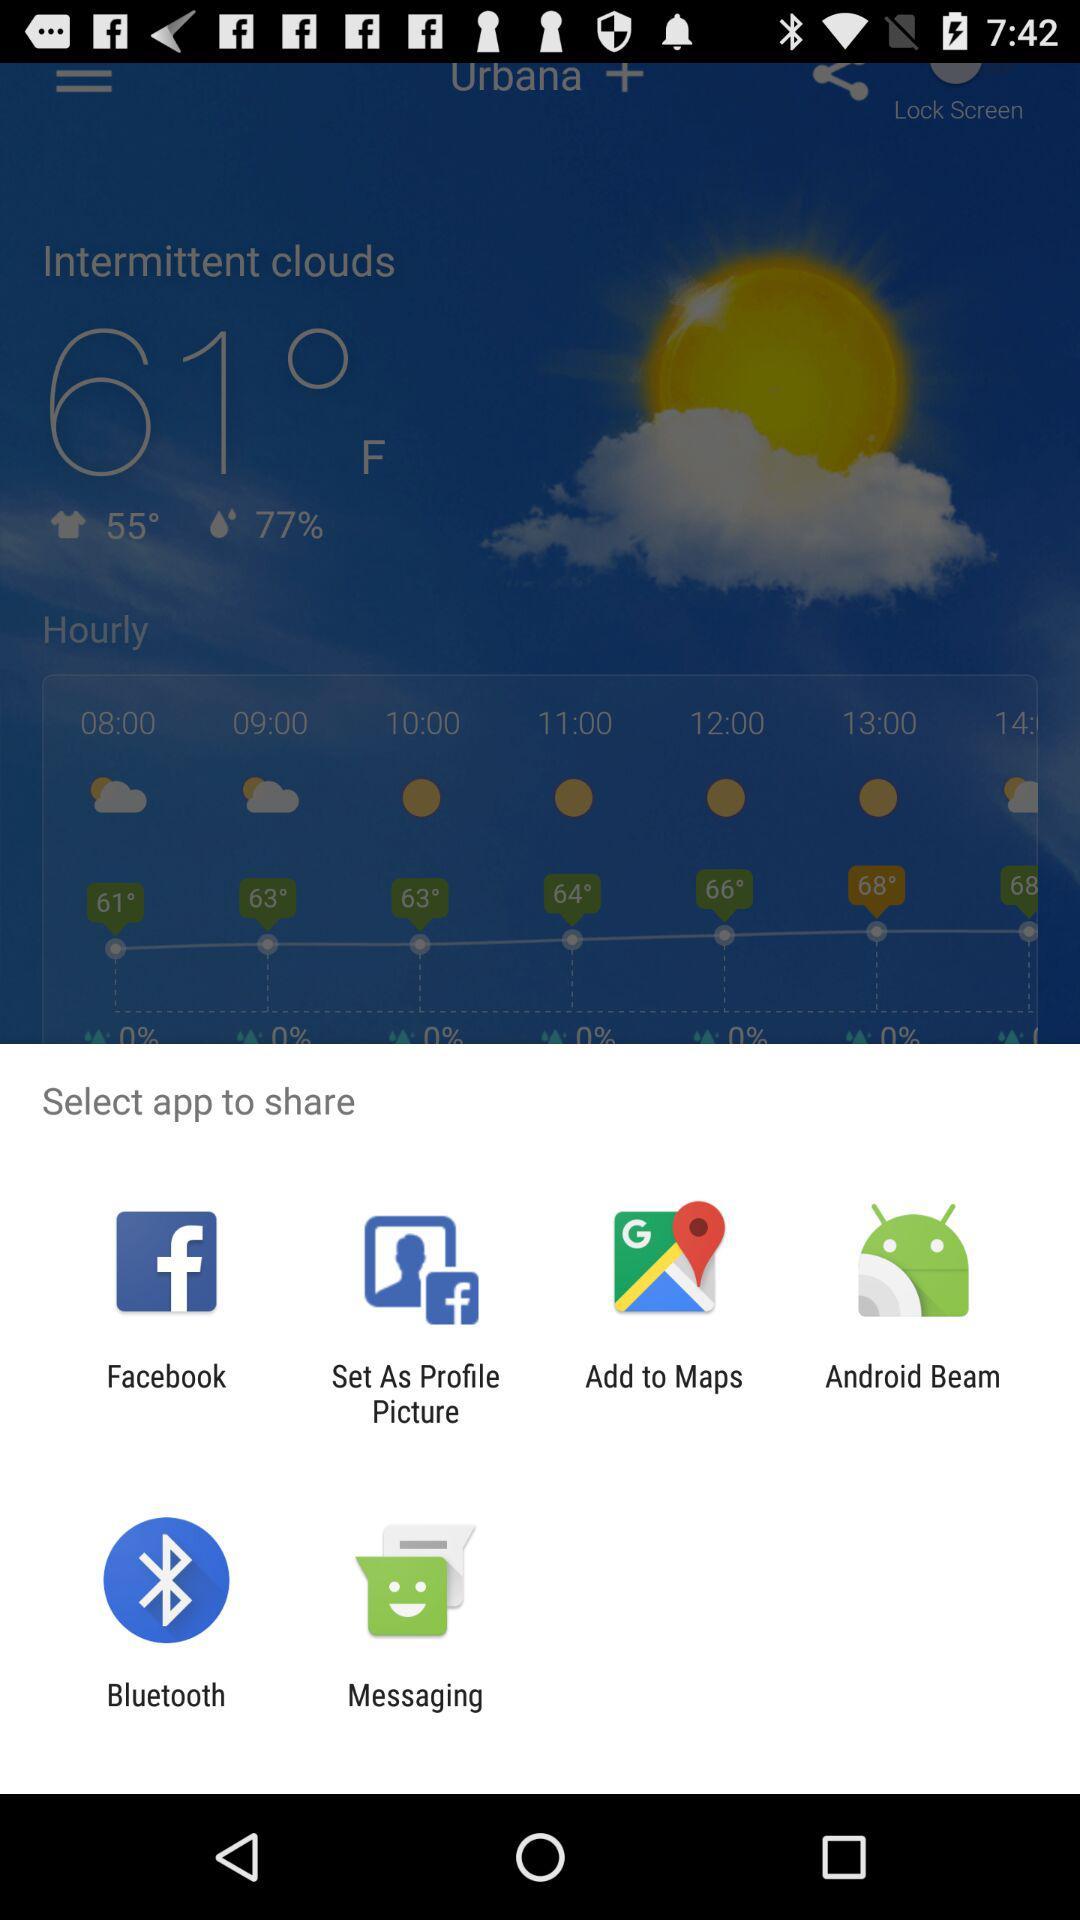 The width and height of the screenshot is (1080, 1920). What do you see at coordinates (414, 1392) in the screenshot?
I see `set as profile app` at bounding box center [414, 1392].